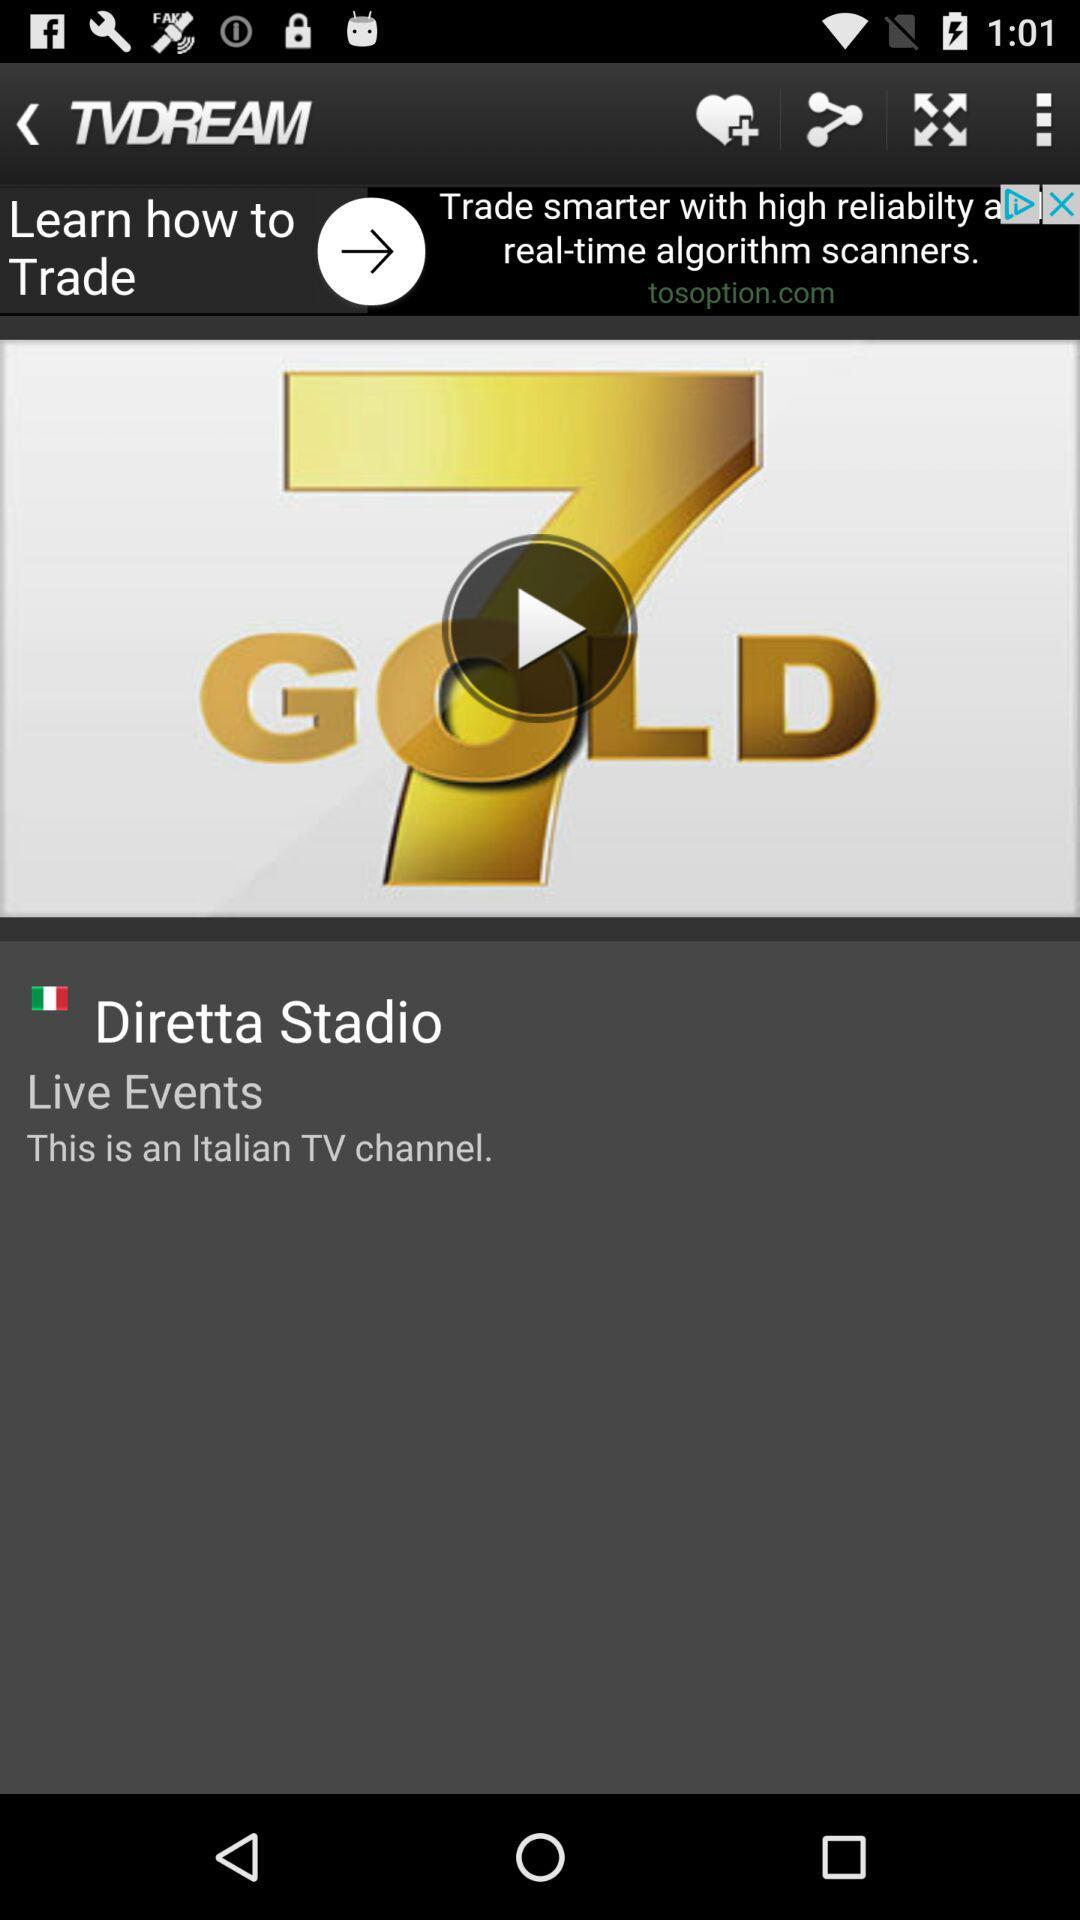  Describe the element at coordinates (940, 118) in the screenshot. I see `expand page to fullscreen` at that location.